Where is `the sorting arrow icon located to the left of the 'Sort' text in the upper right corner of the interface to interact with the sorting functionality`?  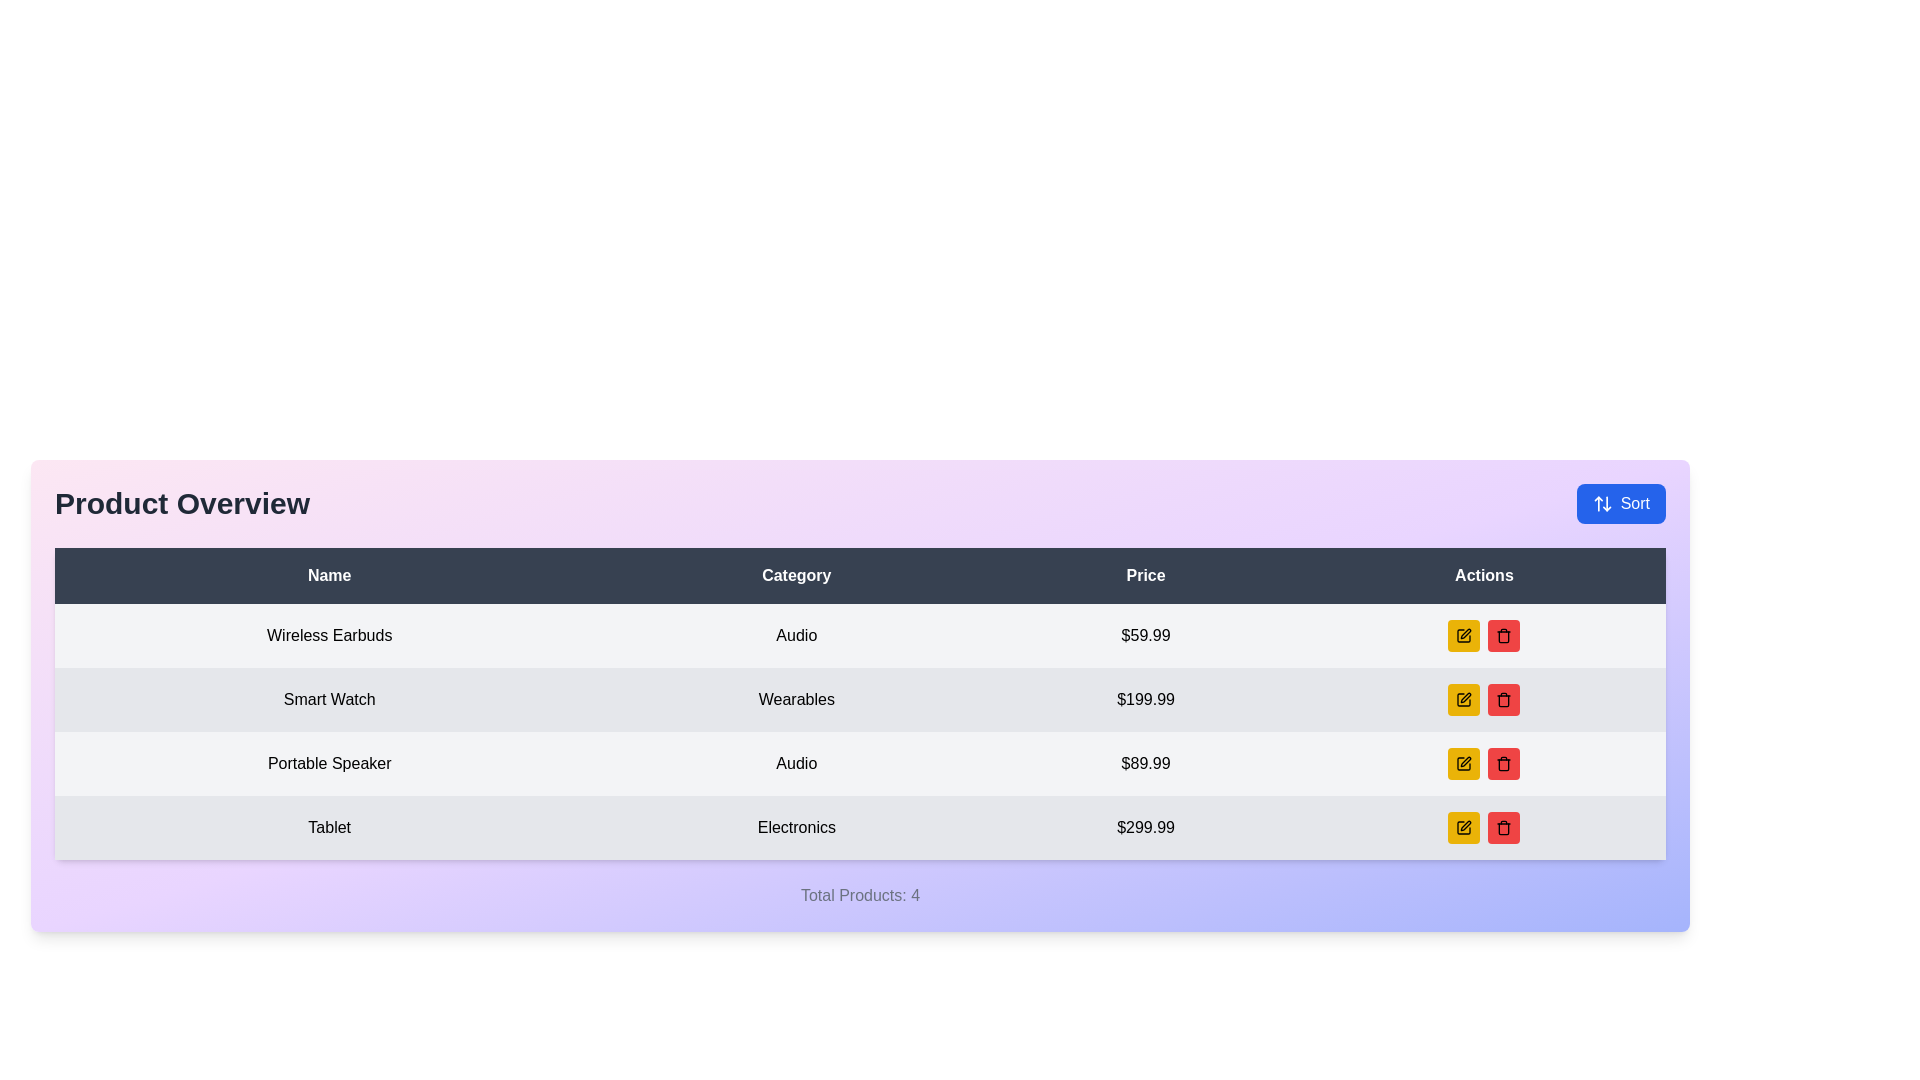 the sorting arrow icon located to the left of the 'Sort' text in the upper right corner of the interface to interact with the sorting functionality is located at coordinates (1602, 503).